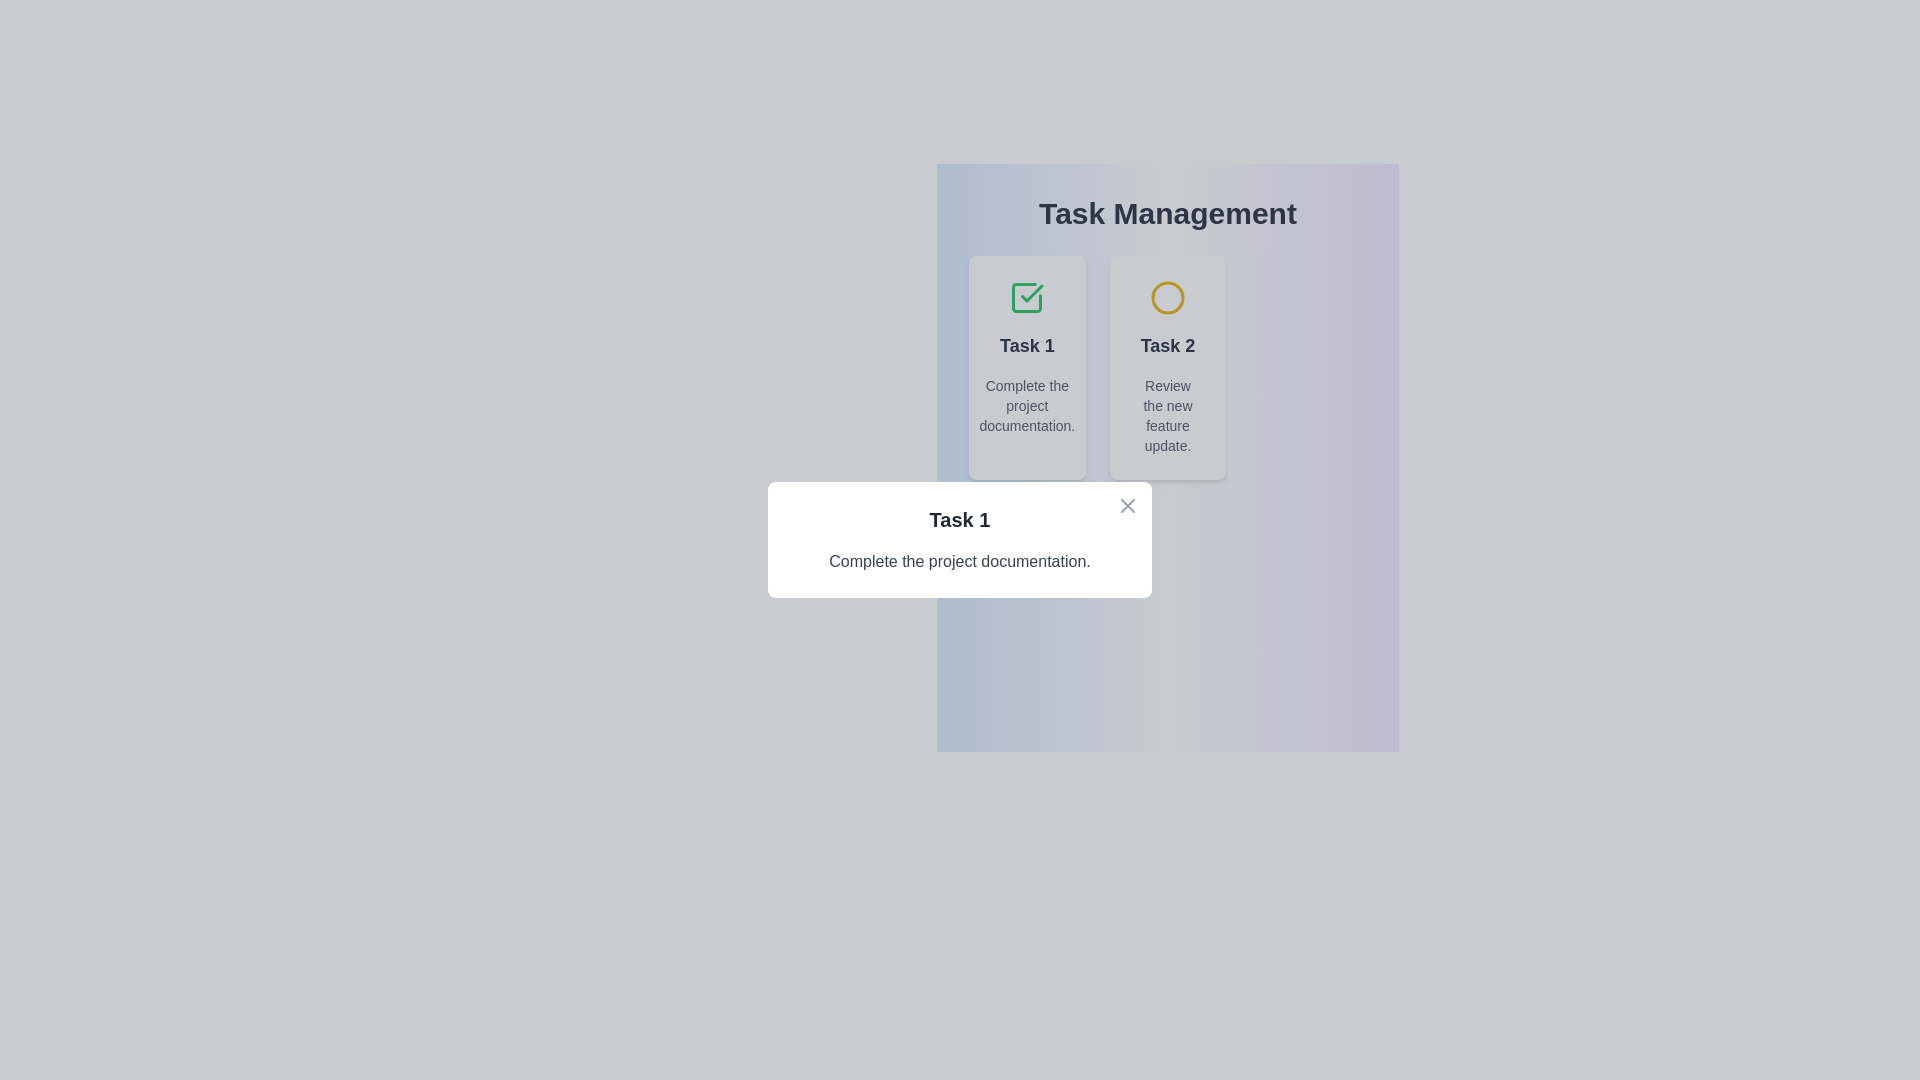 This screenshot has width=1920, height=1080. What do you see at coordinates (1128, 504) in the screenshot?
I see `the Close button icon located in the top-right corner of the modal window` at bounding box center [1128, 504].